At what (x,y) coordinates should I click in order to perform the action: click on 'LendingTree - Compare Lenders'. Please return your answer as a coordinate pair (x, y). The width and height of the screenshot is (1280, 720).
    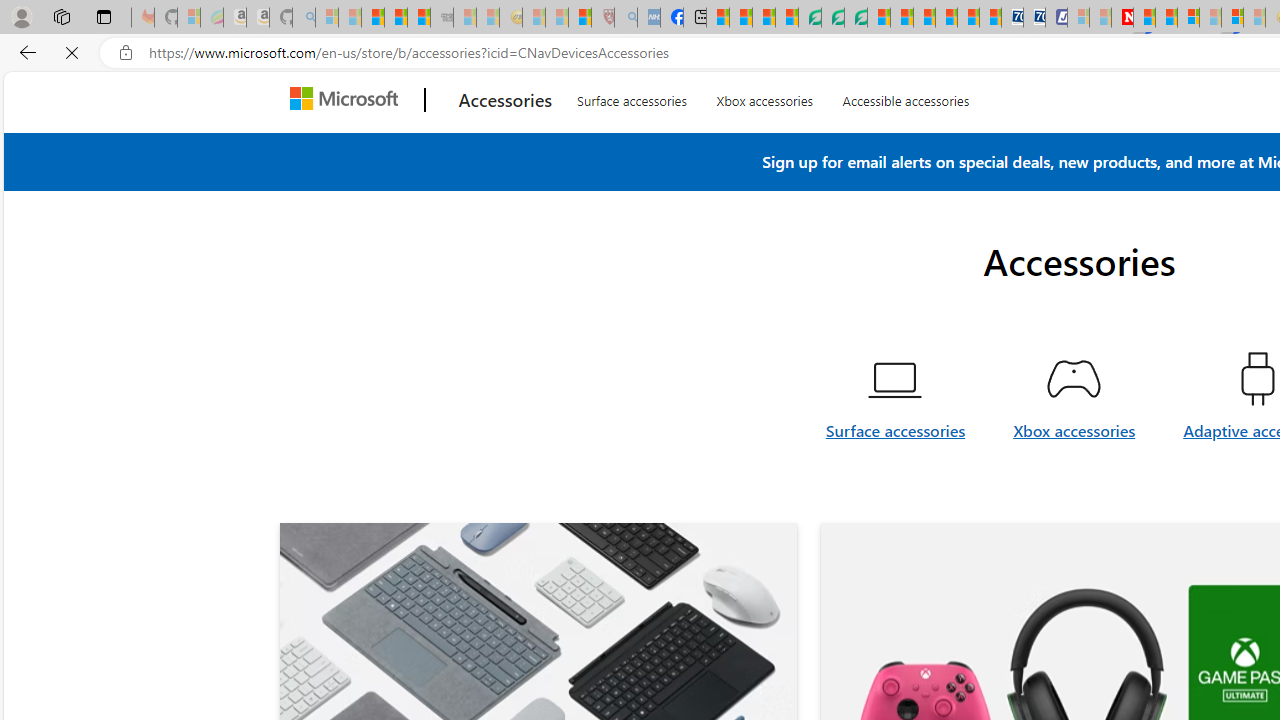
    Looking at the image, I should click on (809, 17).